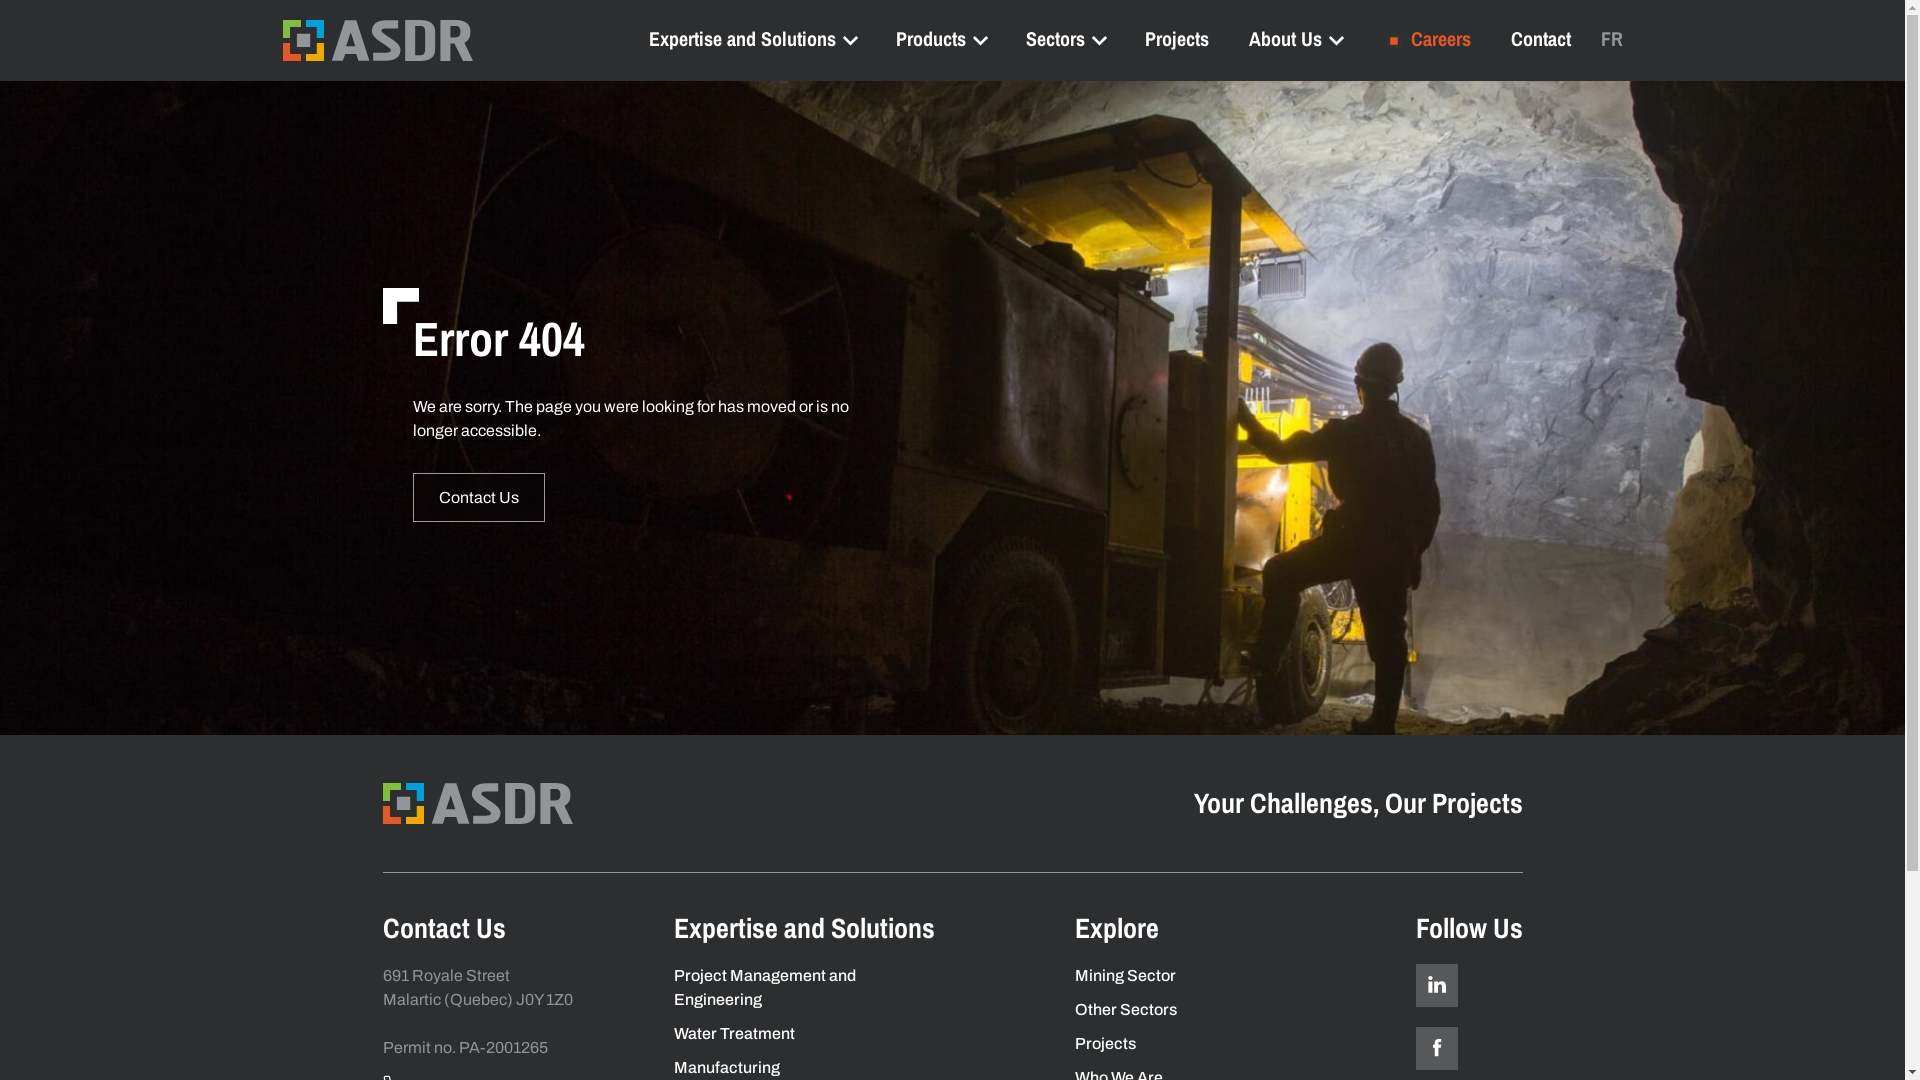 The width and height of the screenshot is (1920, 1080). I want to click on 'Water Treatment', so click(733, 1033).